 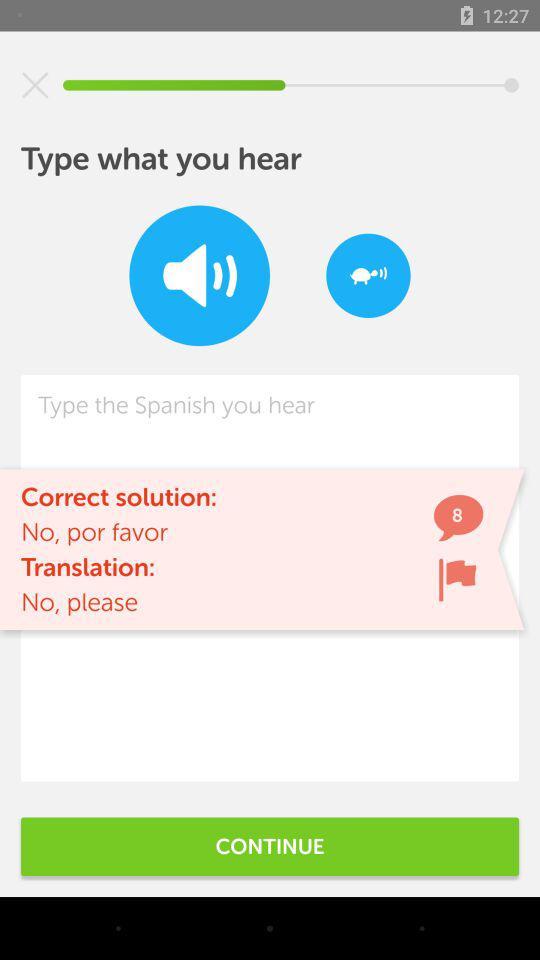 What do you see at coordinates (199, 274) in the screenshot?
I see `sound` at bounding box center [199, 274].